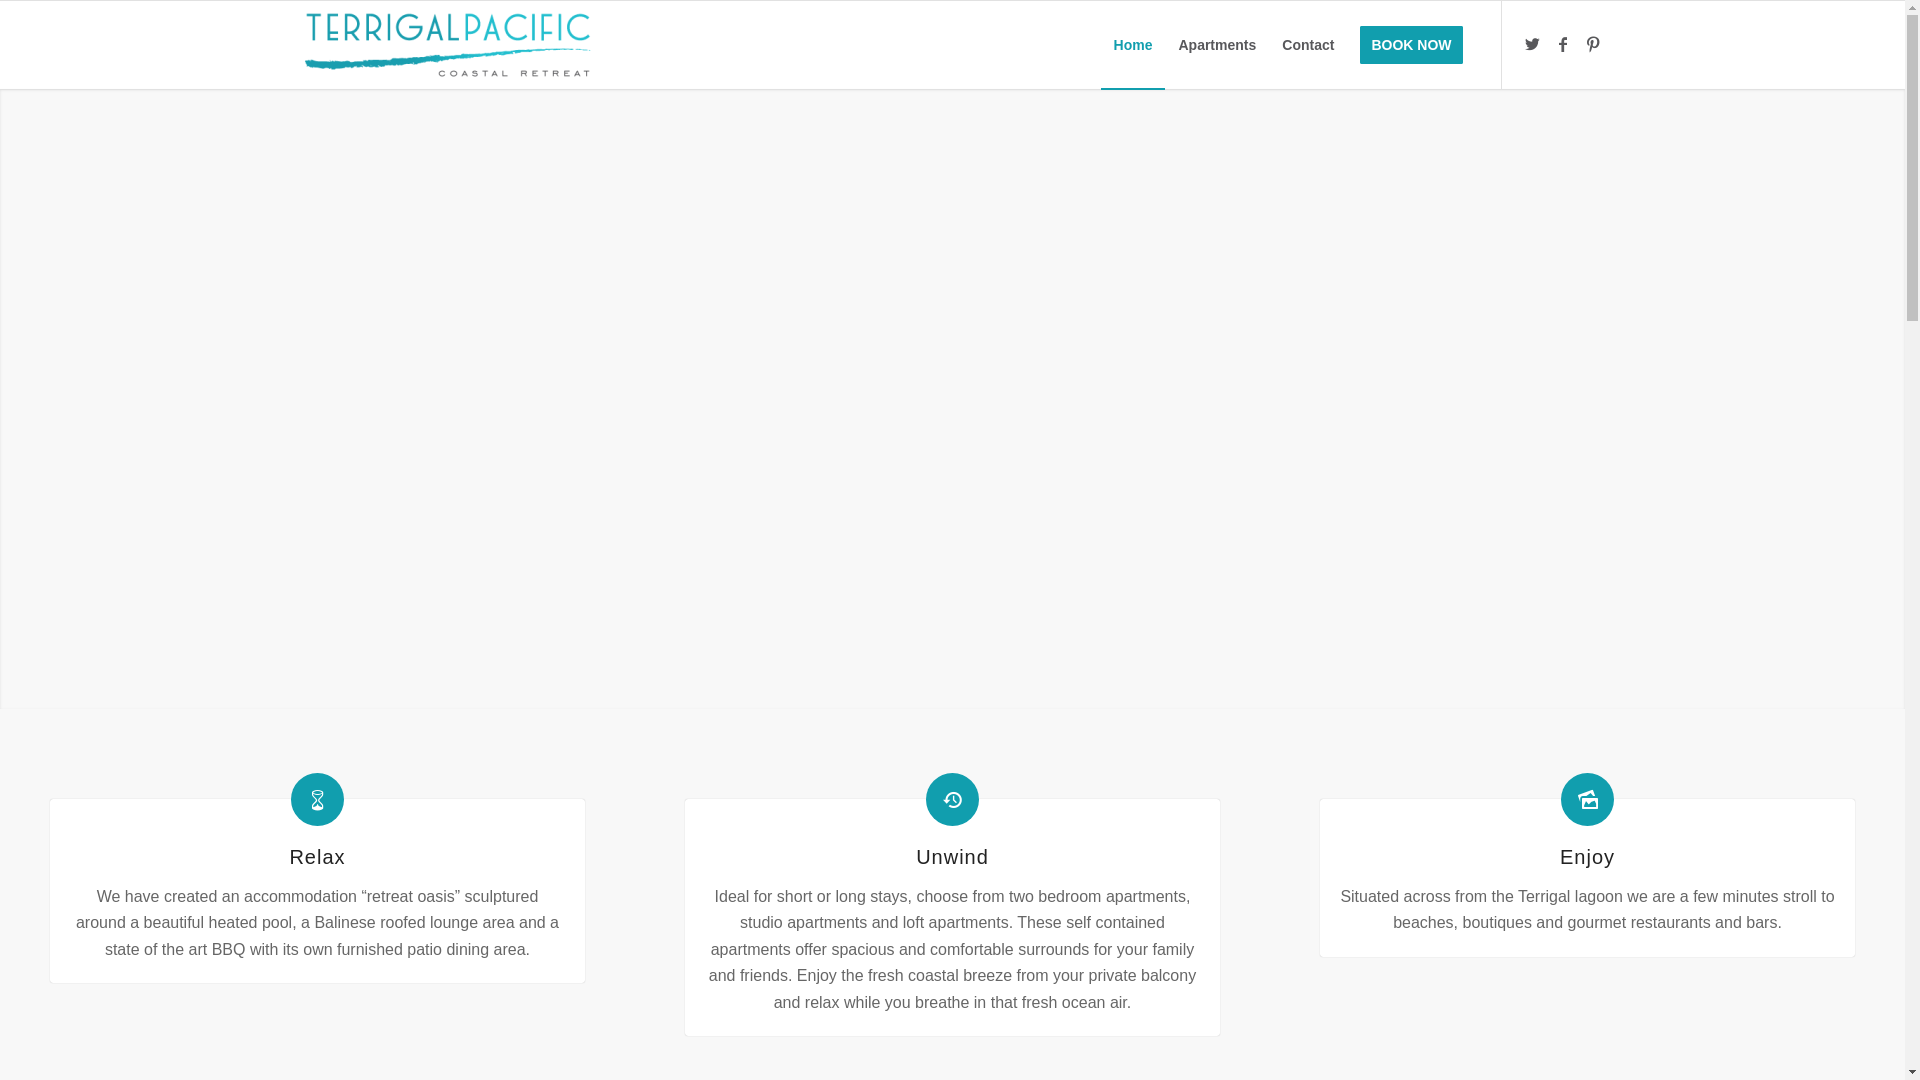 The height and width of the screenshot is (1080, 1920). I want to click on 'Twitter', so click(1531, 43).